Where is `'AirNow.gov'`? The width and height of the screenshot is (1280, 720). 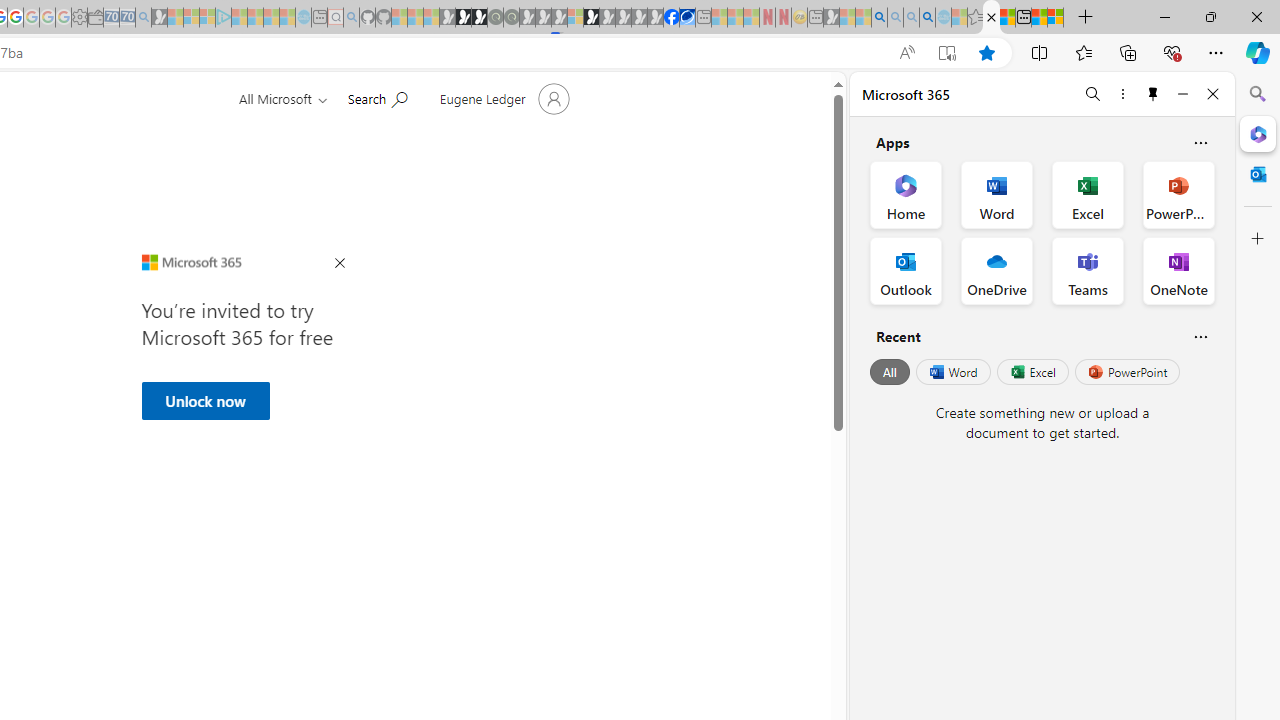 'AirNow.gov' is located at coordinates (687, 17).